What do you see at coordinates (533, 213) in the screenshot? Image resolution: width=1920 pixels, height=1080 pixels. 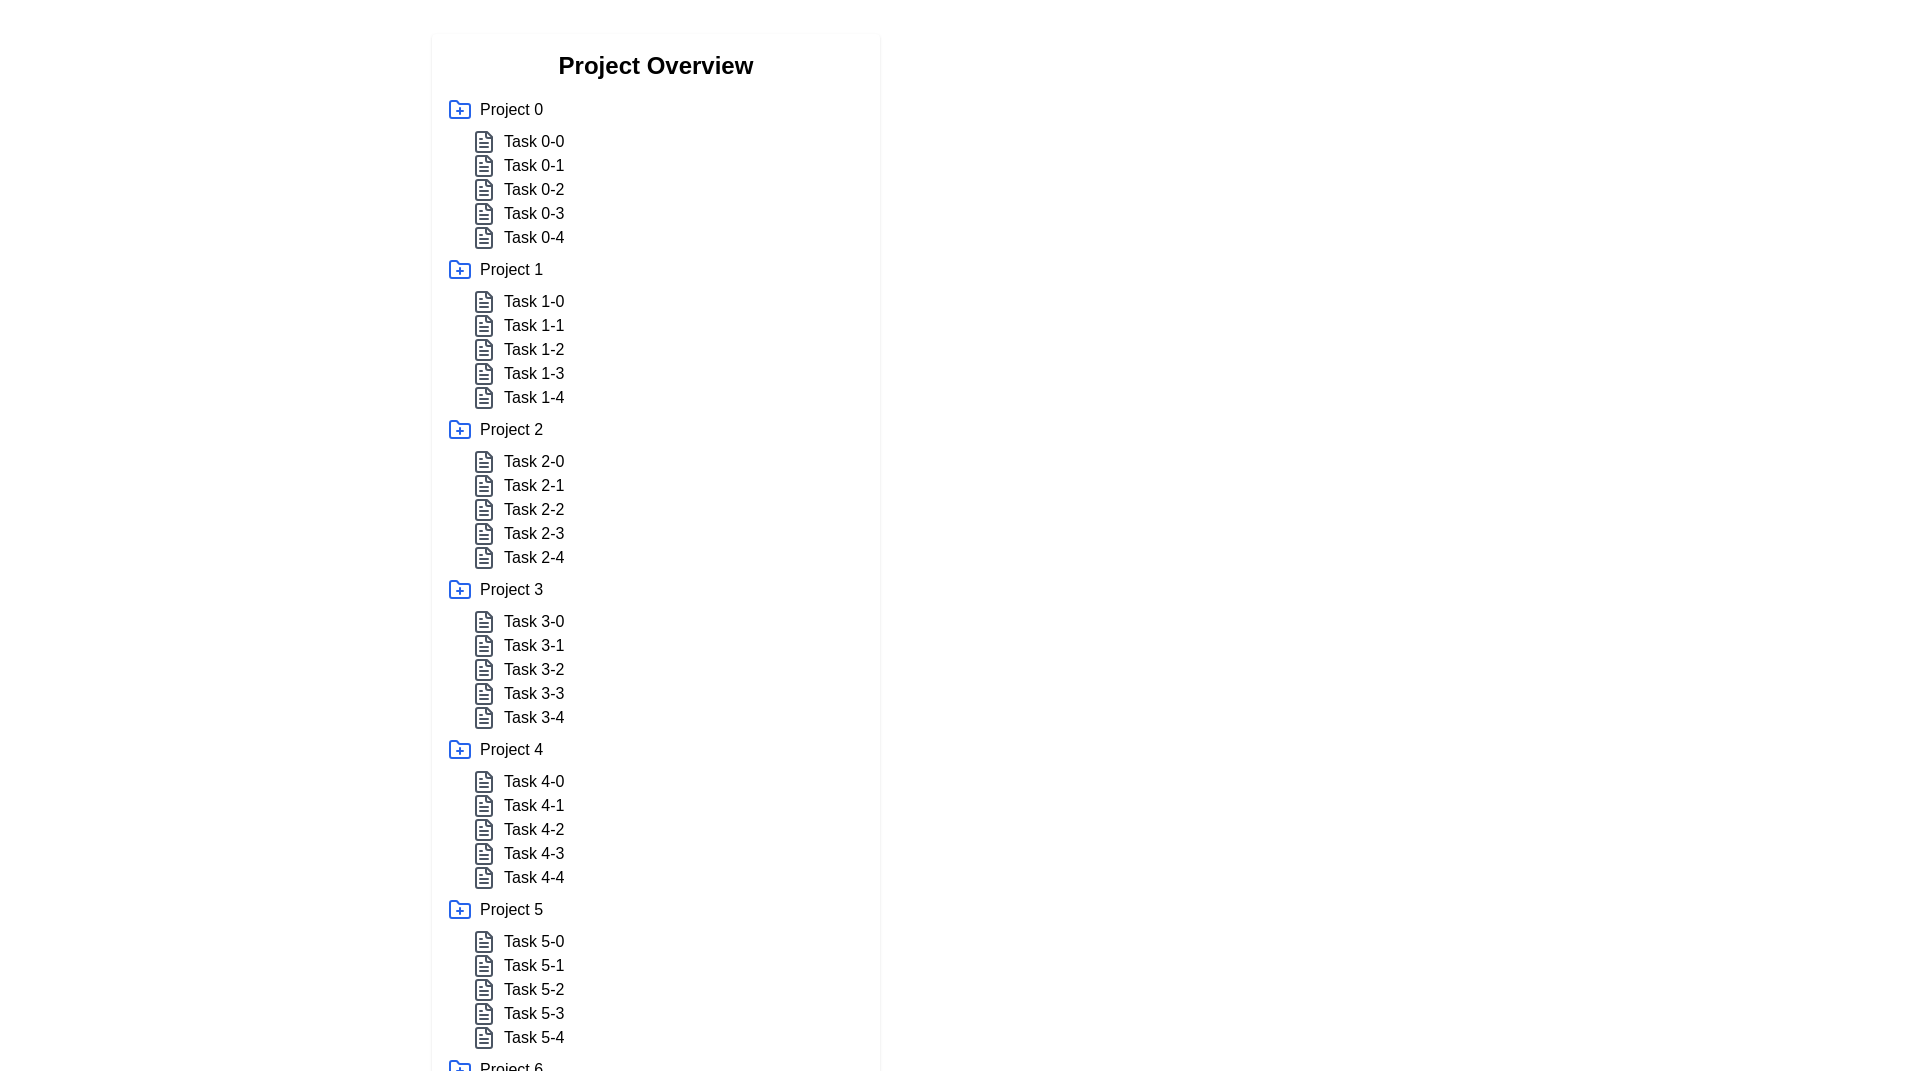 I see `the text label displaying 'Task 0-3'` at bounding box center [533, 213].